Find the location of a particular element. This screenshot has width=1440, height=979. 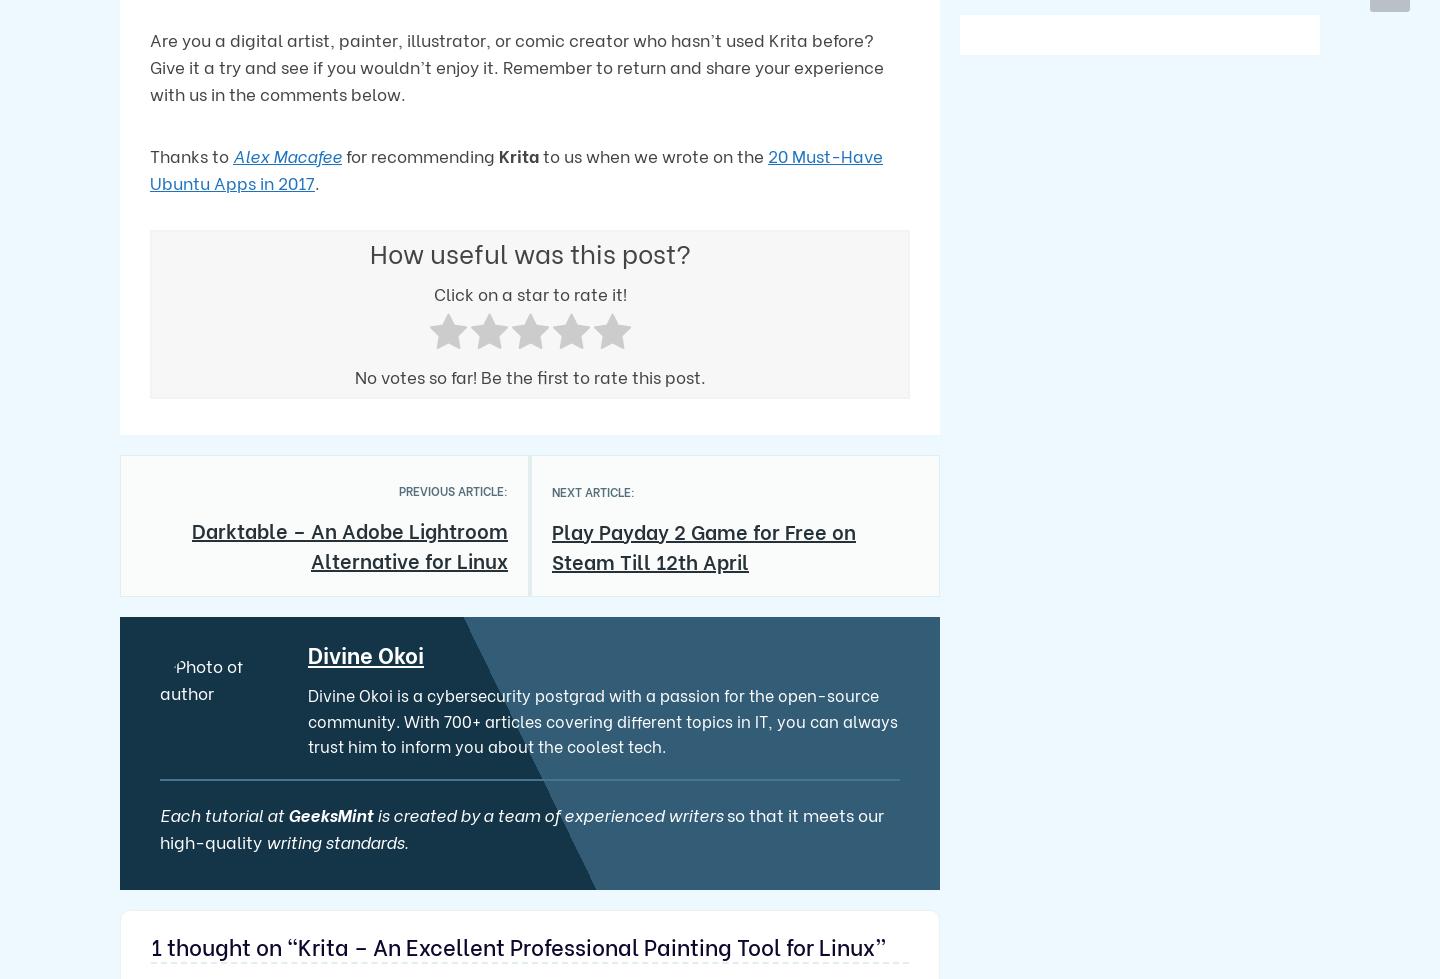

'writing standards.' is located at coordinates (335, 839).